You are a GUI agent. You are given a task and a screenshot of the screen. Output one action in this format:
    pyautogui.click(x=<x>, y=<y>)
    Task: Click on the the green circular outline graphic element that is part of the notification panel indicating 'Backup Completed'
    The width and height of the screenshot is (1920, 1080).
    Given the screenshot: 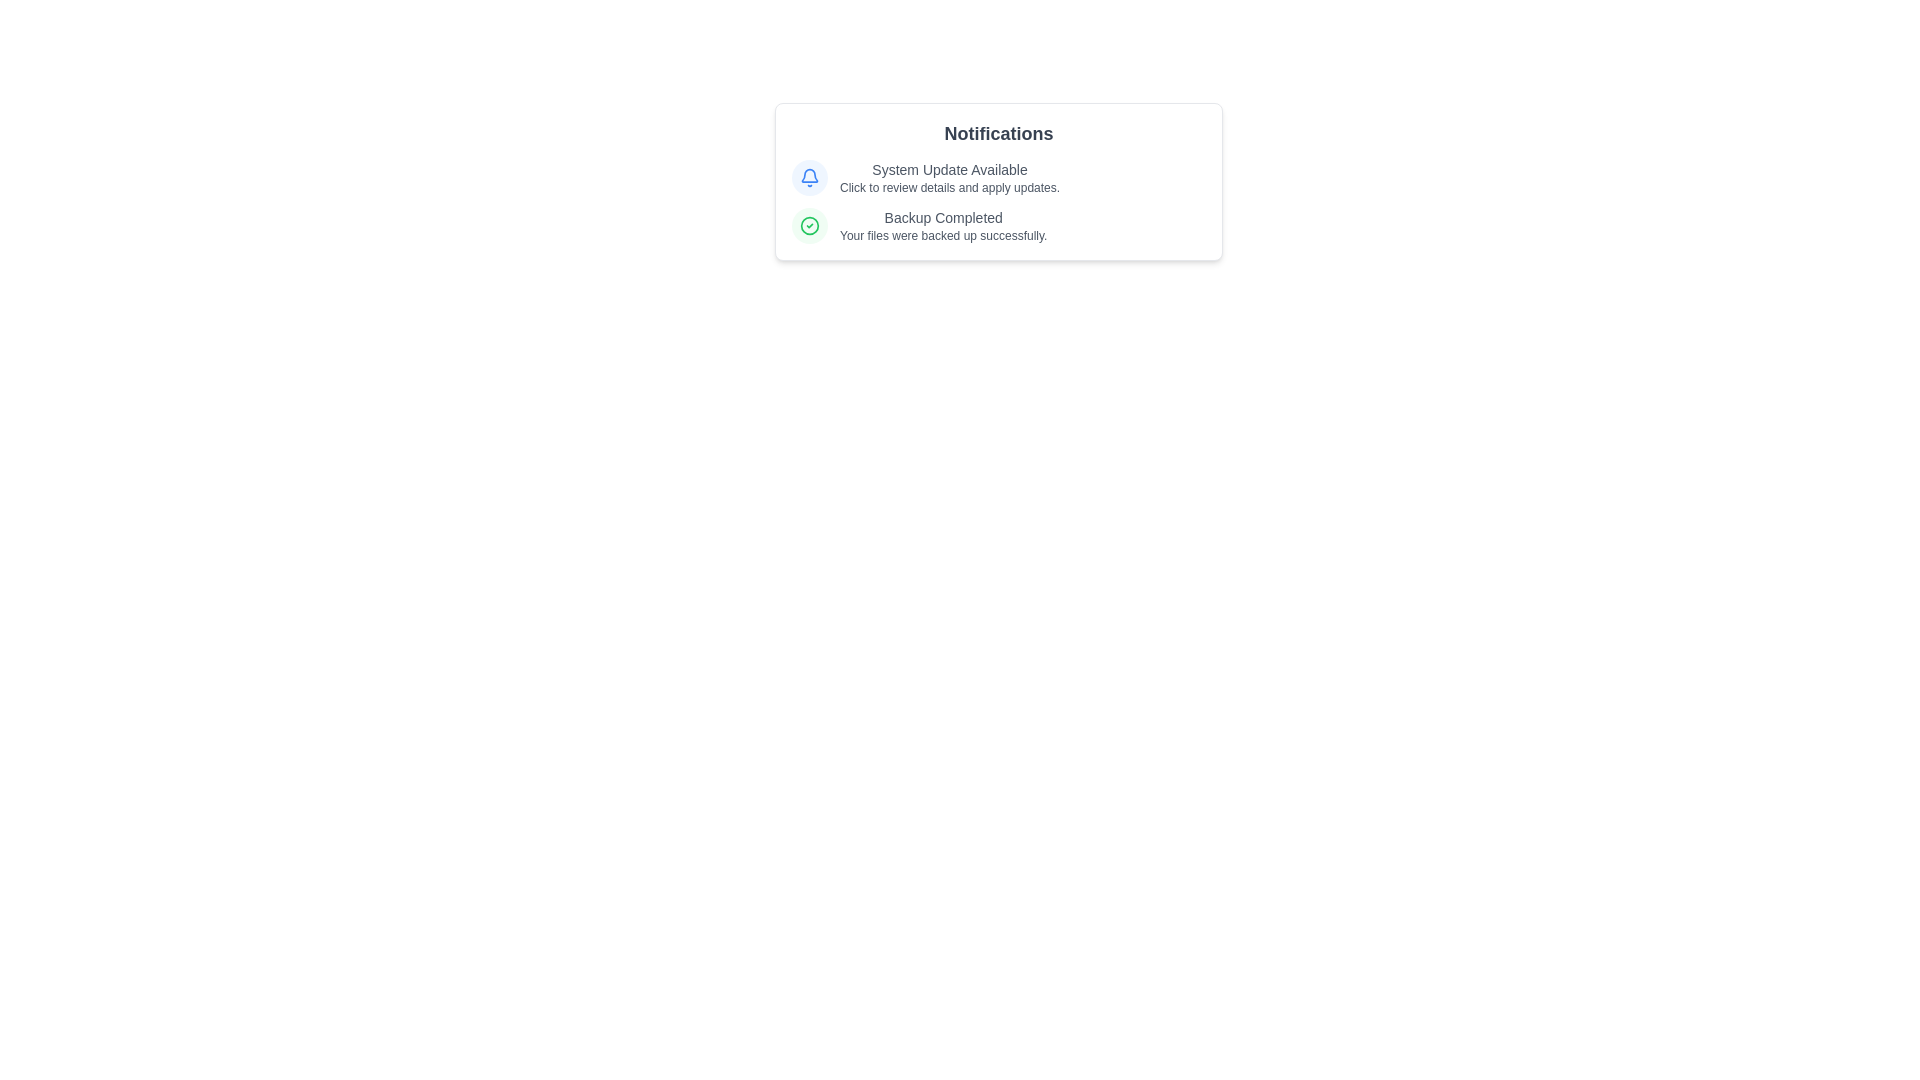 What is the action you would take?
    pyautogui.click(x=810, y=225)
    